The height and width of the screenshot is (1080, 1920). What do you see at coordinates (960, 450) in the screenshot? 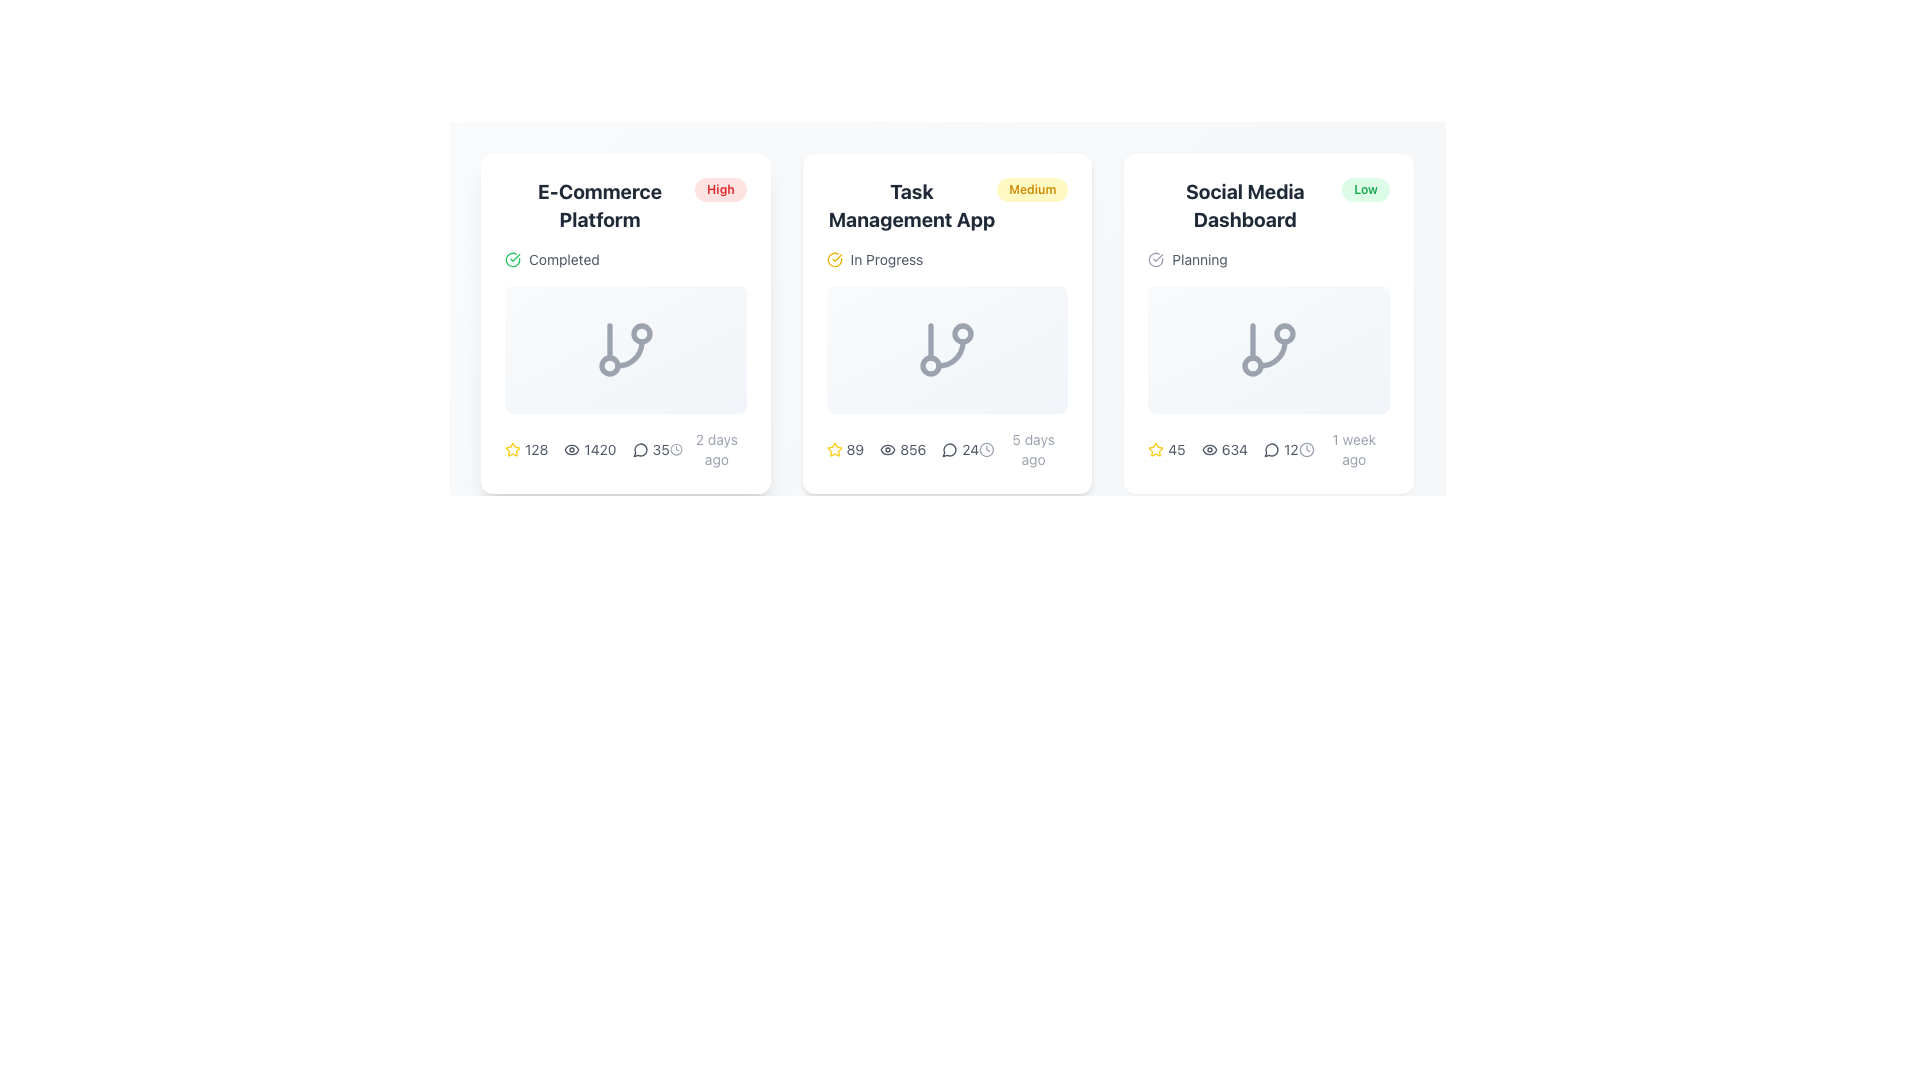
I see `the informational label displaying the numeral '24' to note the information presented, which is aligned to the right of a chat bubble icon, located in the 'Task Management App' card` at bounding box center [960, 450].